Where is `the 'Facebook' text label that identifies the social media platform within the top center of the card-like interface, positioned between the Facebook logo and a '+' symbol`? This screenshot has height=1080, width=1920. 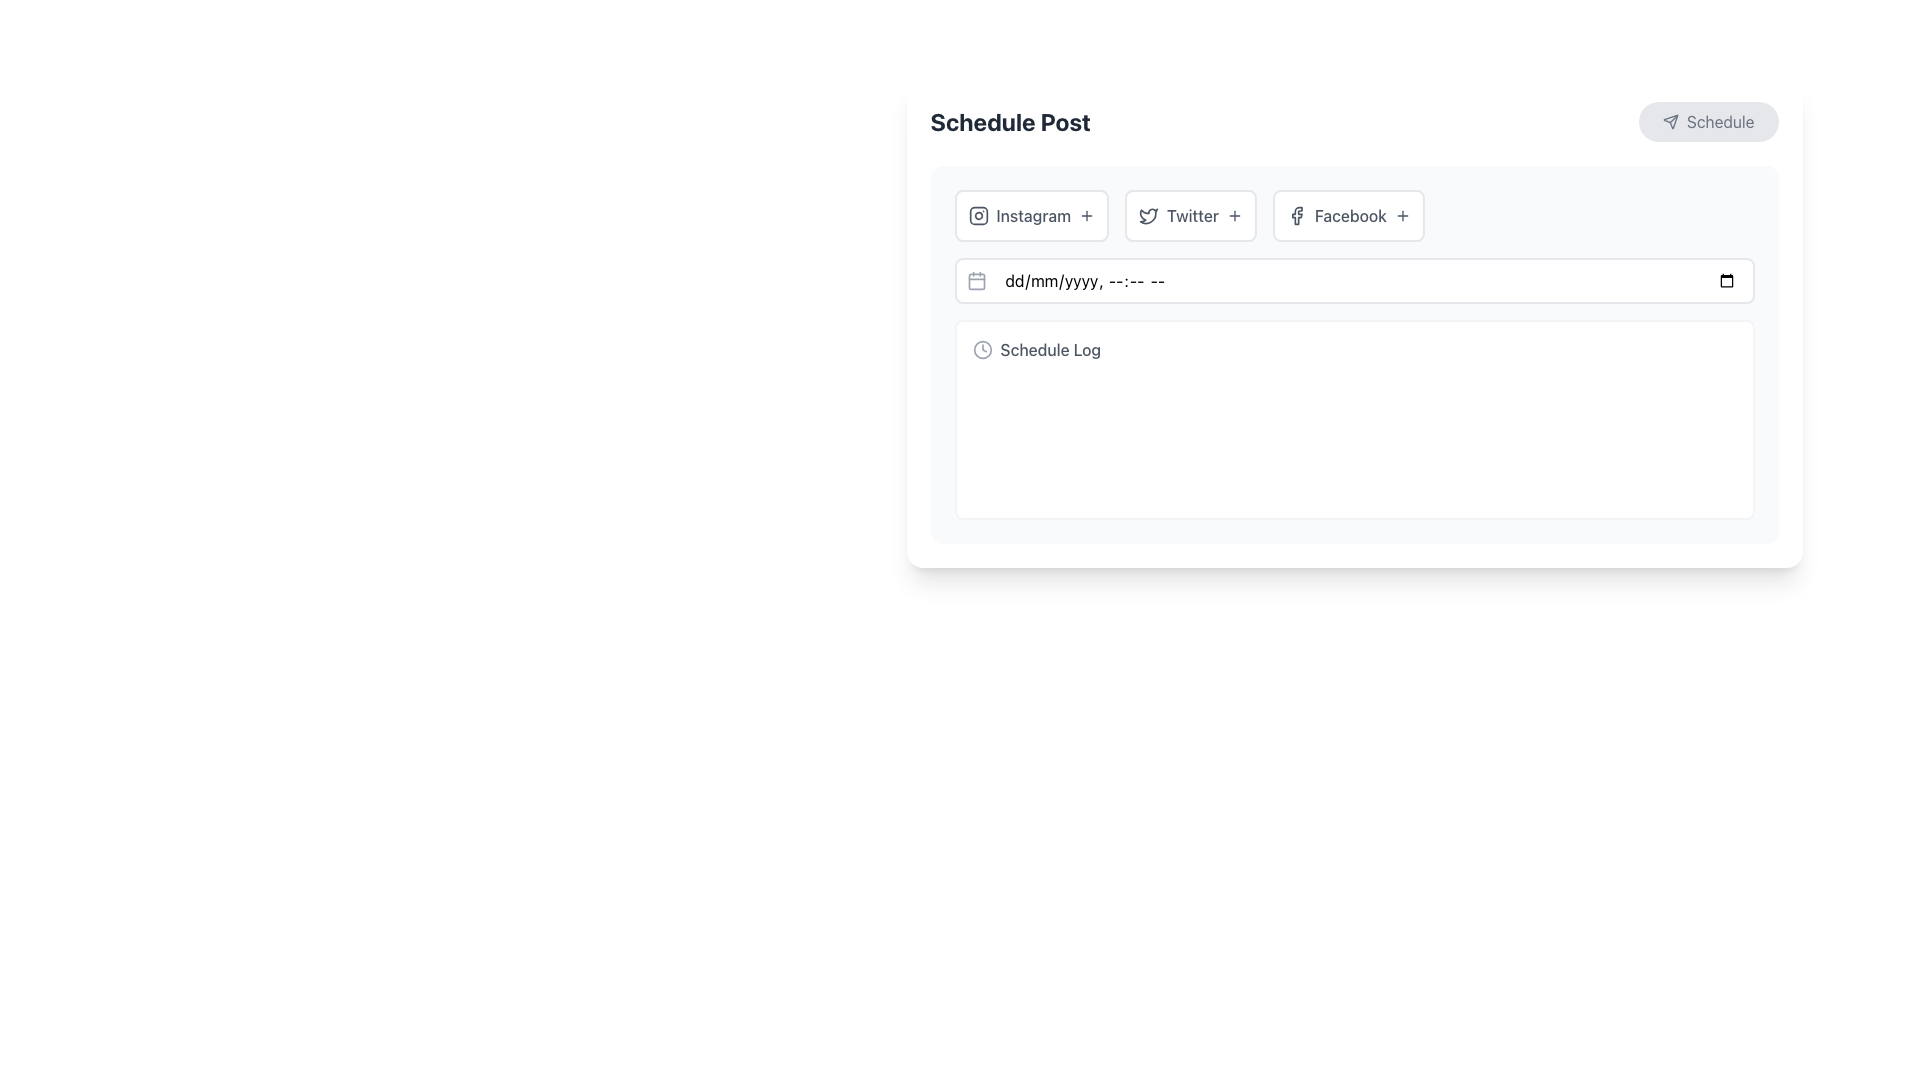 the 'Facebook' text label that identifies the social media platform within the top center of the card-like interface, positioned between the Facebook logo and a '+' symbol is located at coordinates (1350, 216).